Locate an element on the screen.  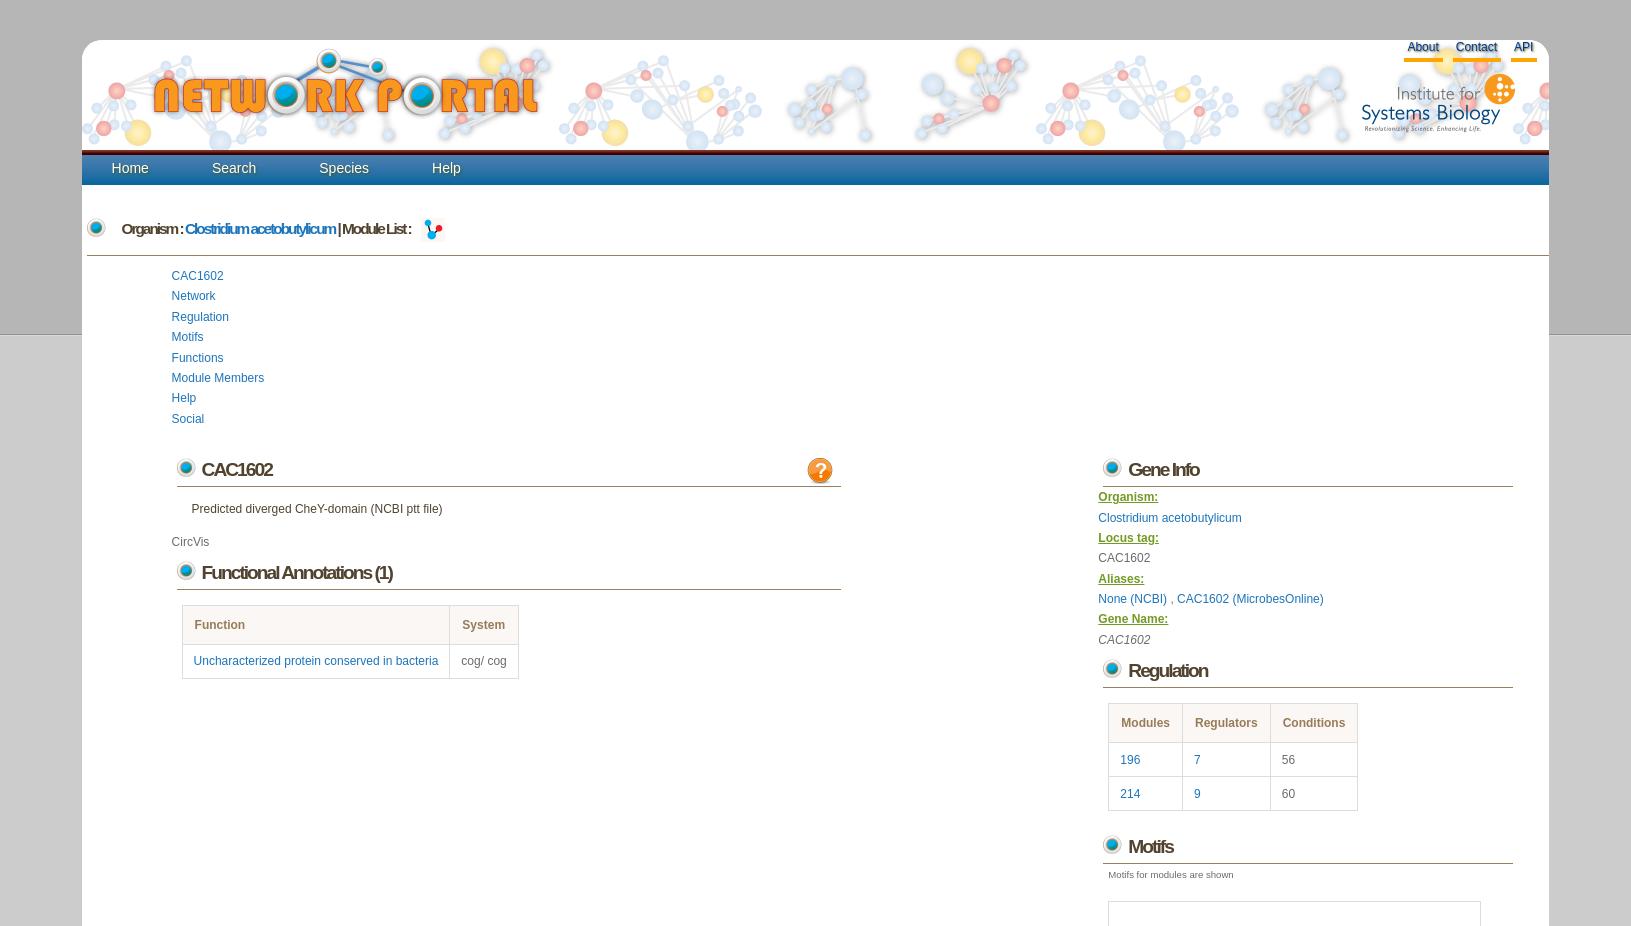
'Motifs' is located at coordinates (170, 336).